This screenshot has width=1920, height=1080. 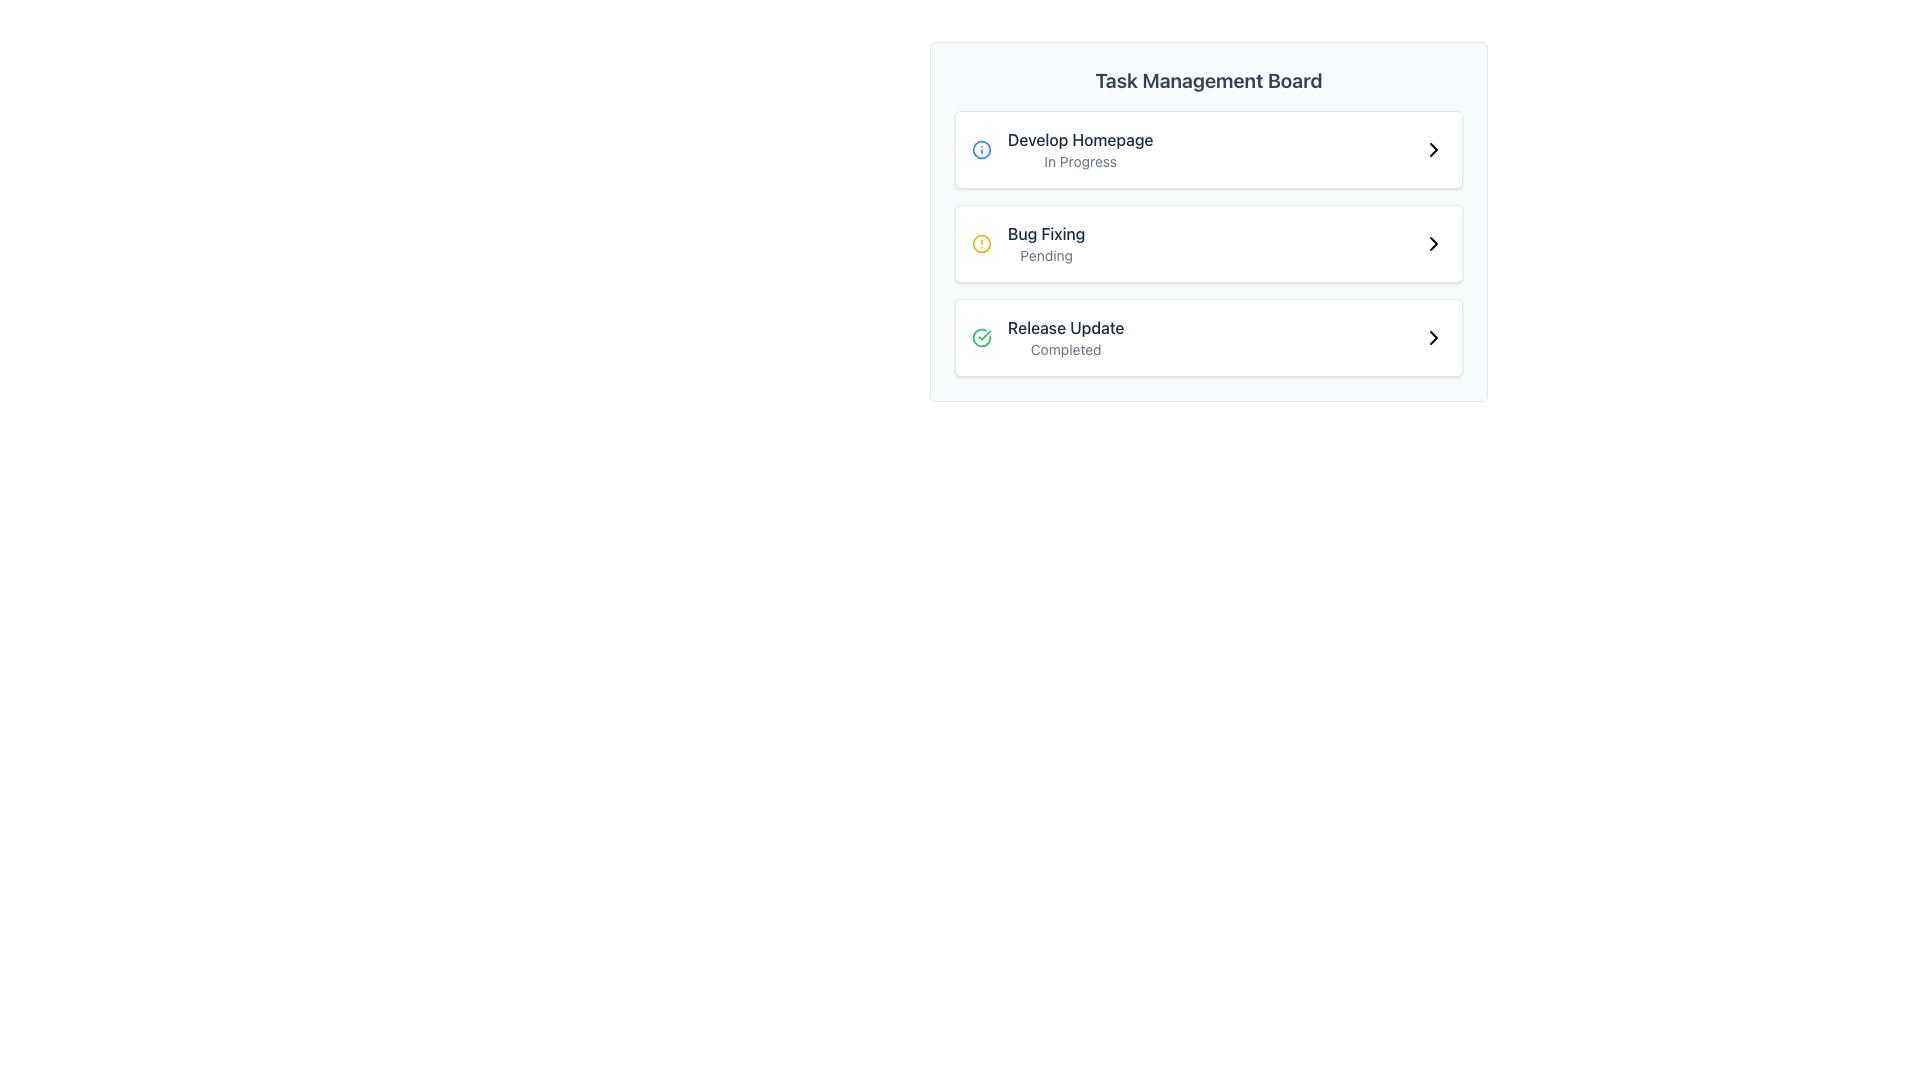 I want to click on status text displayed in the text label that says 'In Progress' located under the title 'Develop Homepage' in the Task Management Board, so click(x=1079, y=161).